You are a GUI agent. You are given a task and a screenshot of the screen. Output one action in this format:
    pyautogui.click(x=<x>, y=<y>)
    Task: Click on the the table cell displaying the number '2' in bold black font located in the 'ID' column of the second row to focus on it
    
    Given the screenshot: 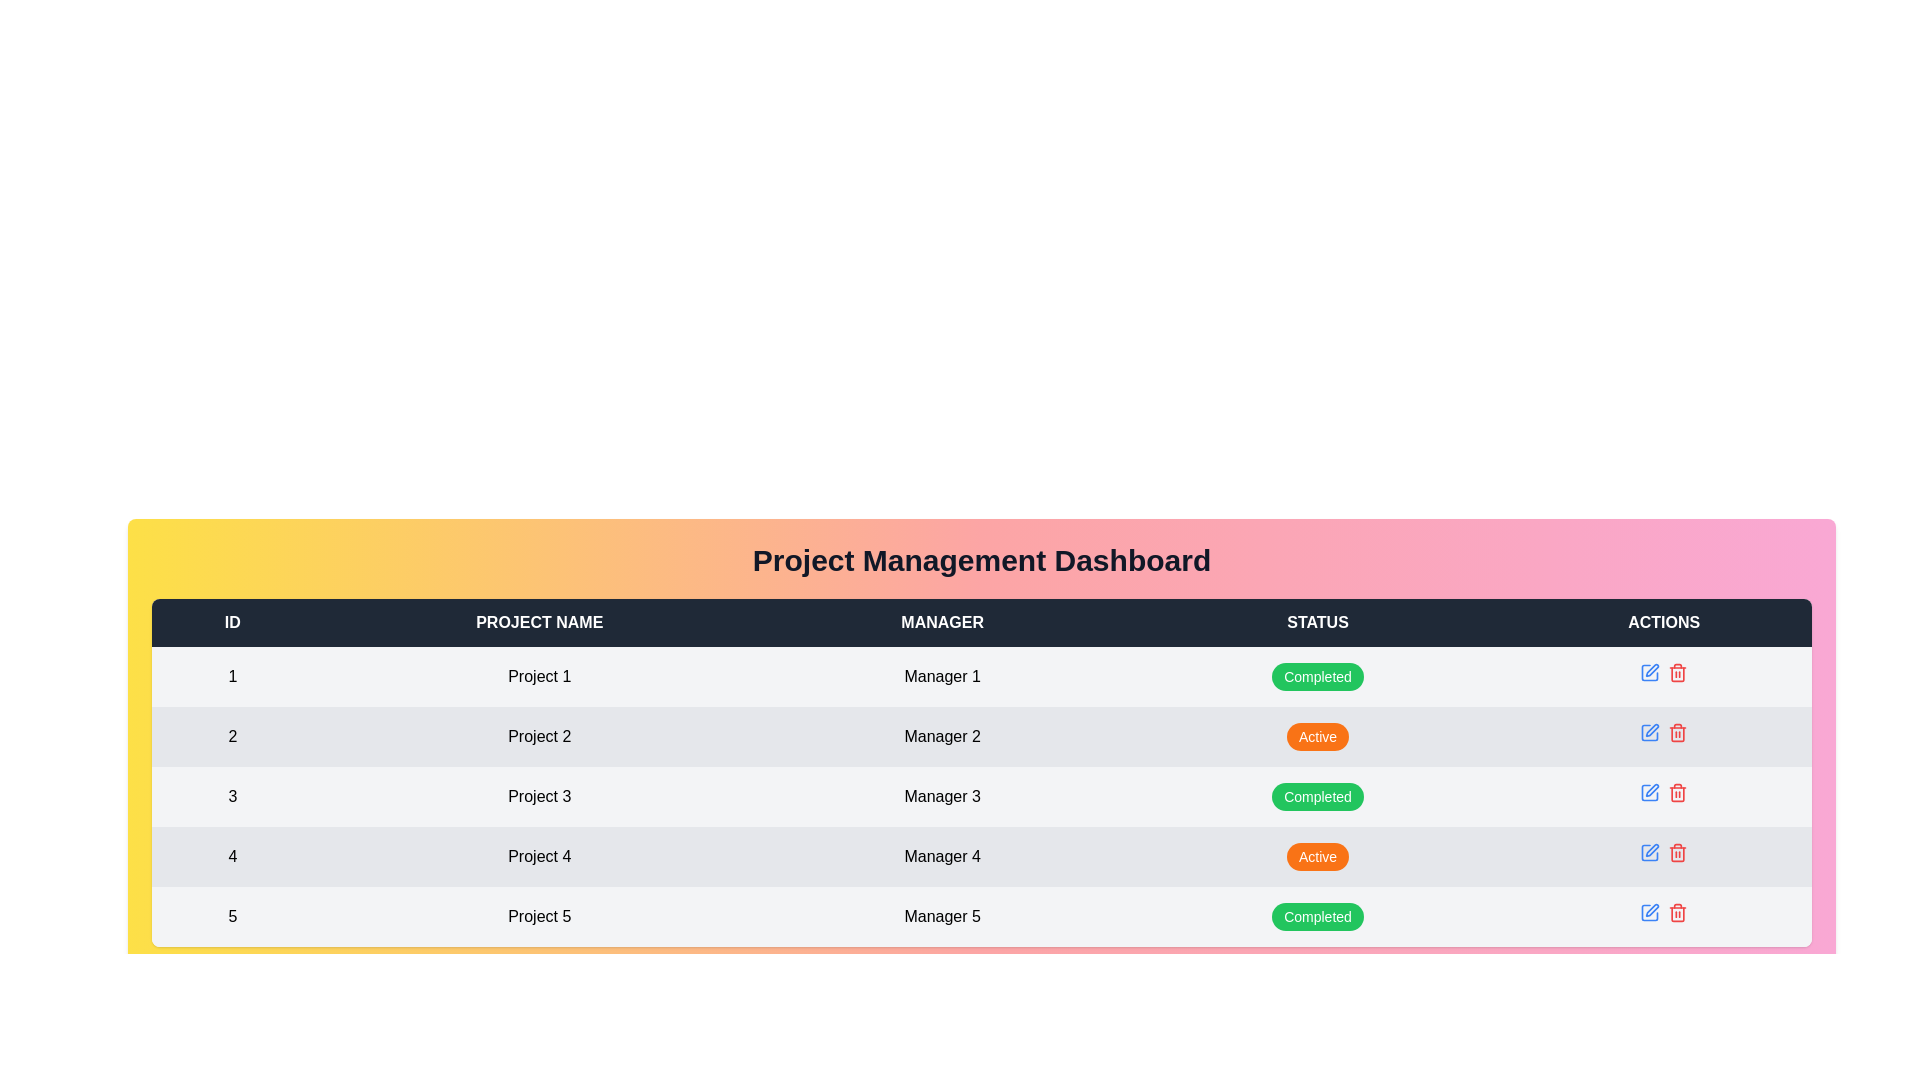 What is the action you would take?
    pyautogui.click(x=232, y=736)
    